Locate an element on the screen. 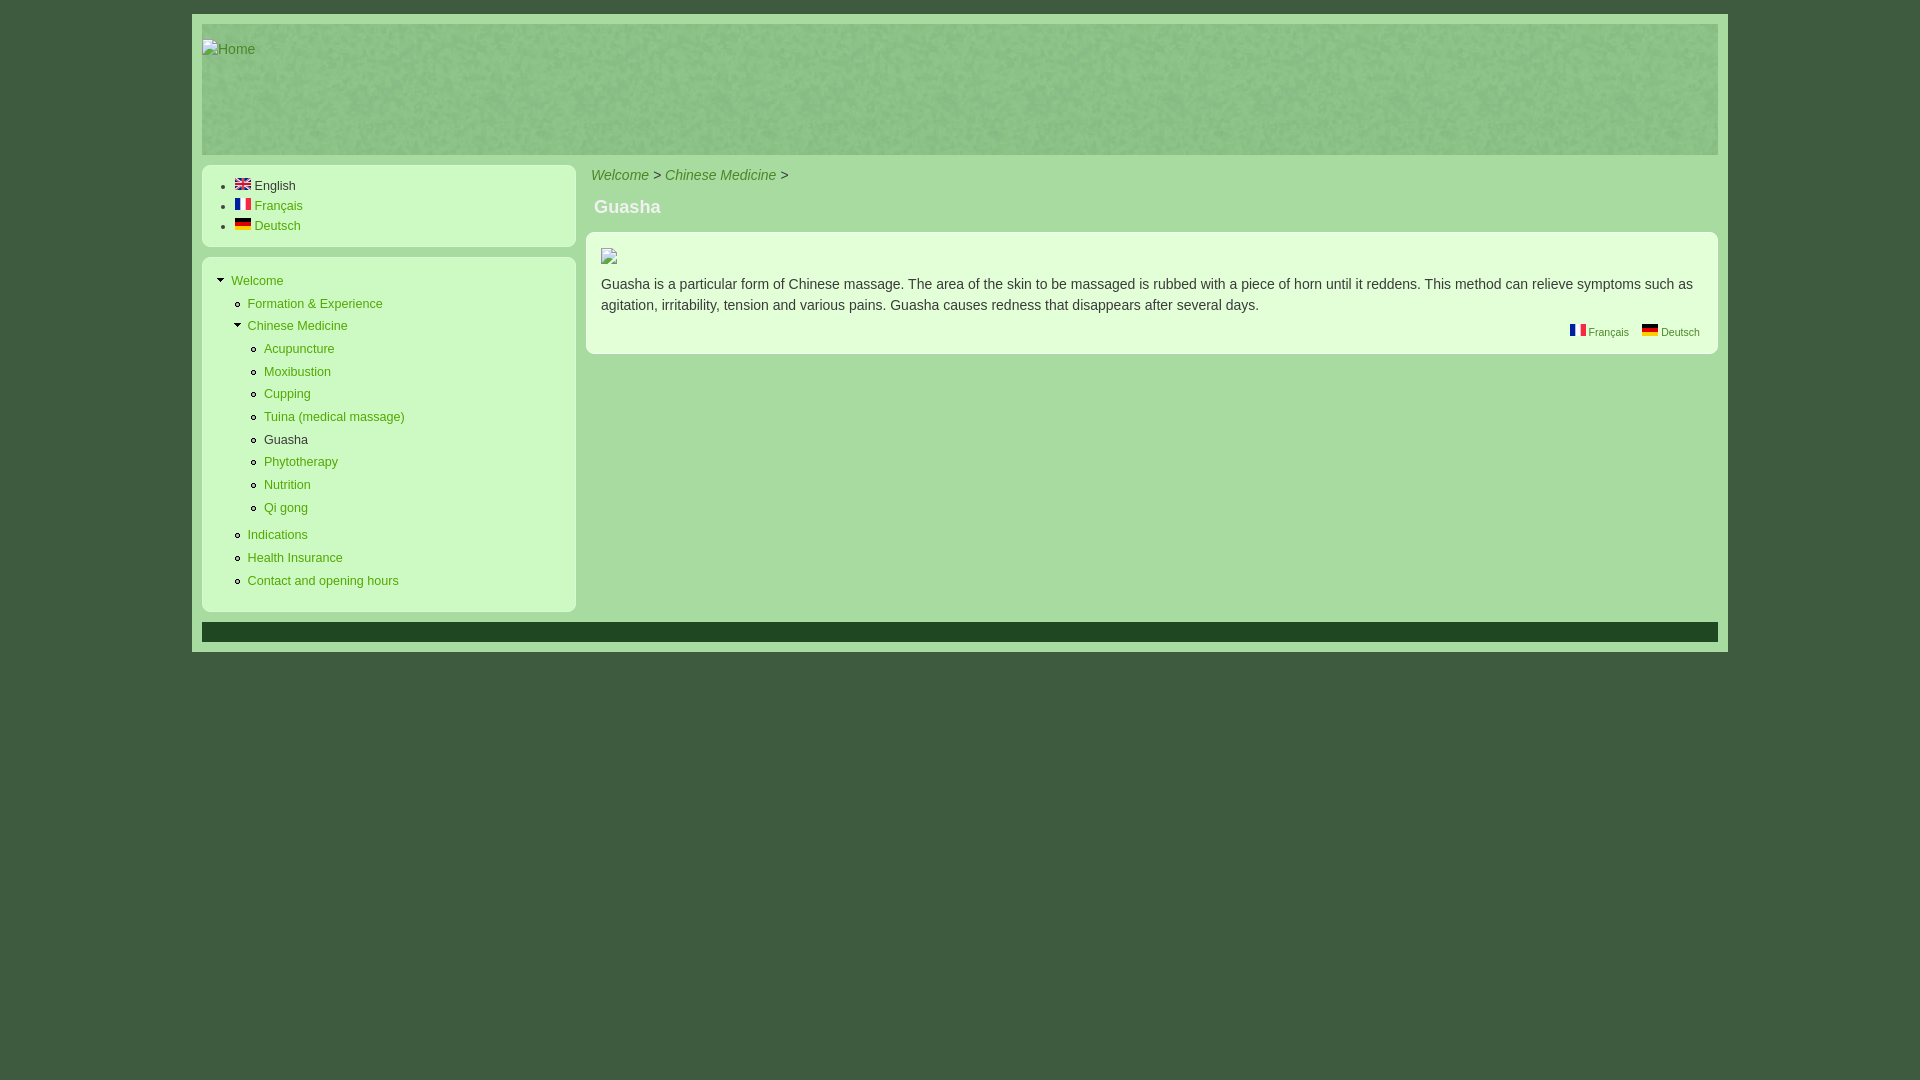  'Formation & Experience' is located at coordinates (314, 304).